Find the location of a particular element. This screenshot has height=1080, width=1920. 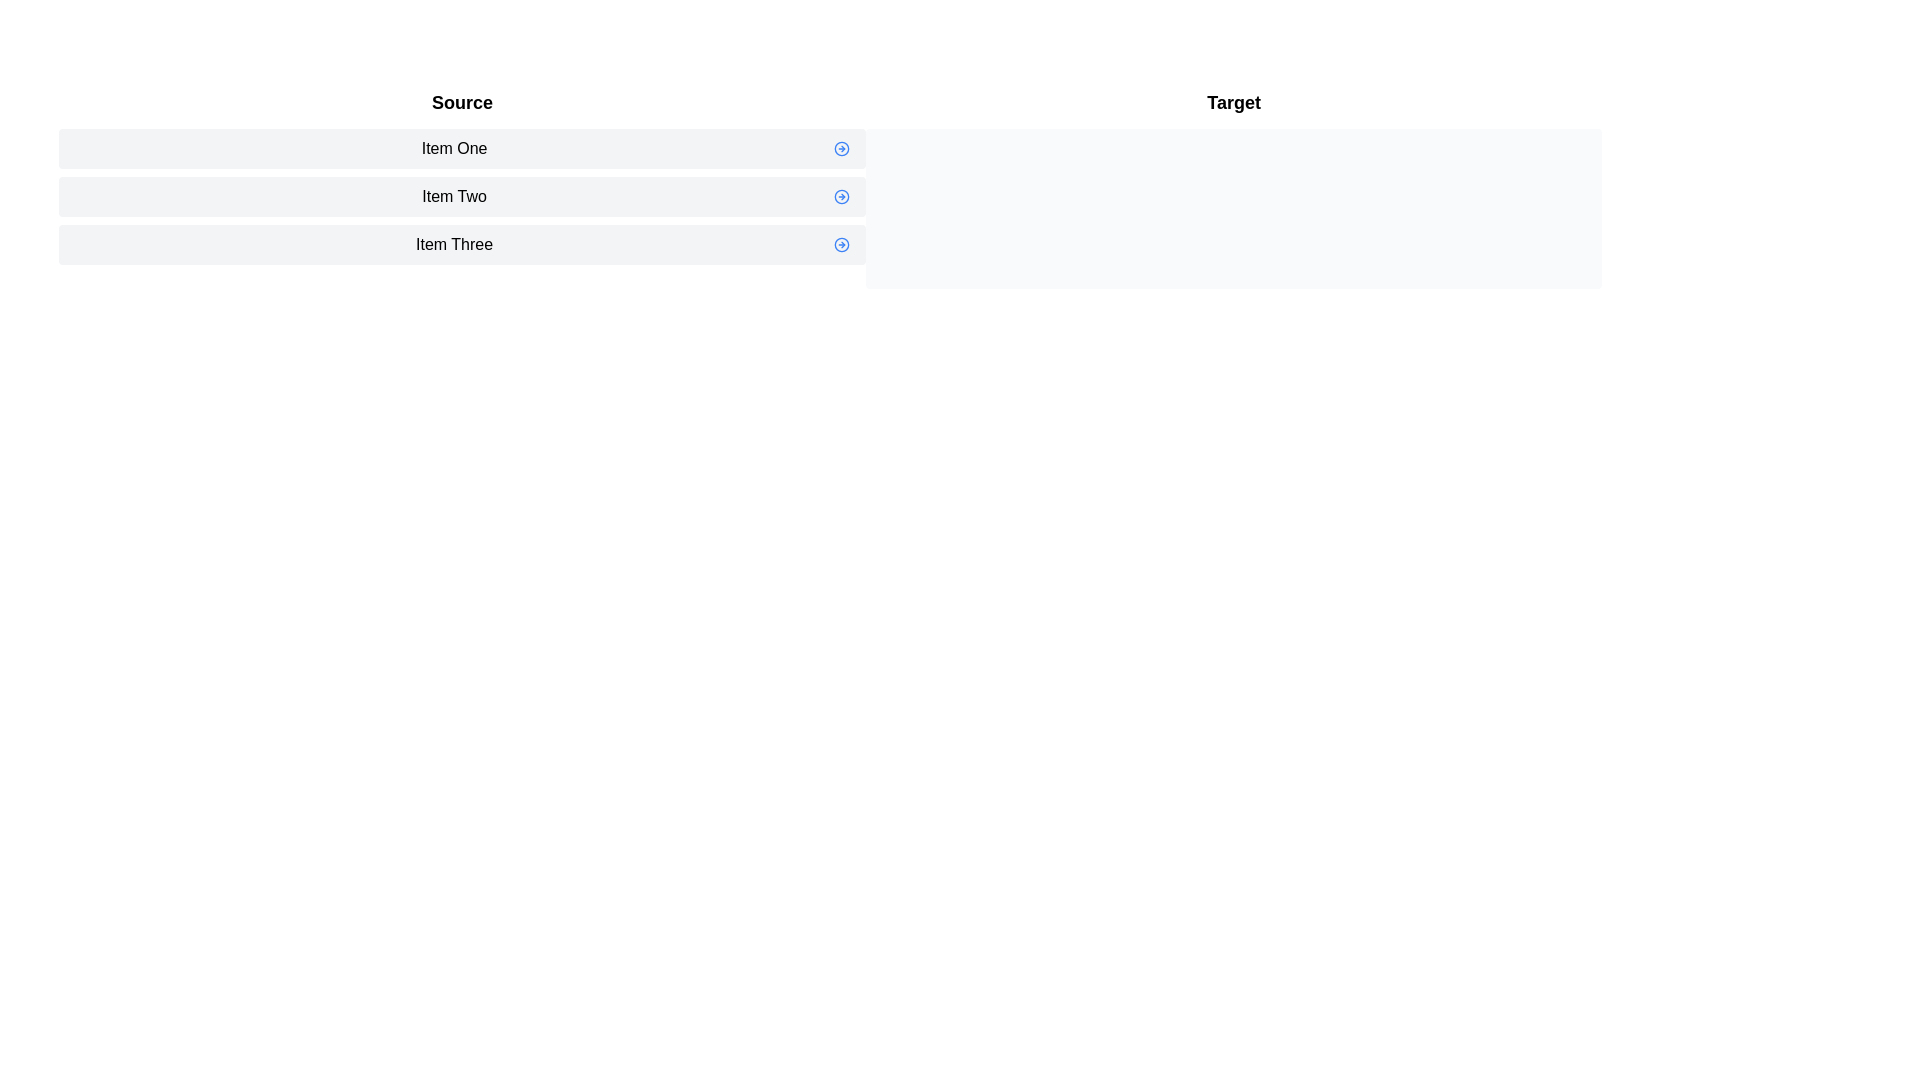

the list item in the 'Source' section is located at coordinates (461, 196).